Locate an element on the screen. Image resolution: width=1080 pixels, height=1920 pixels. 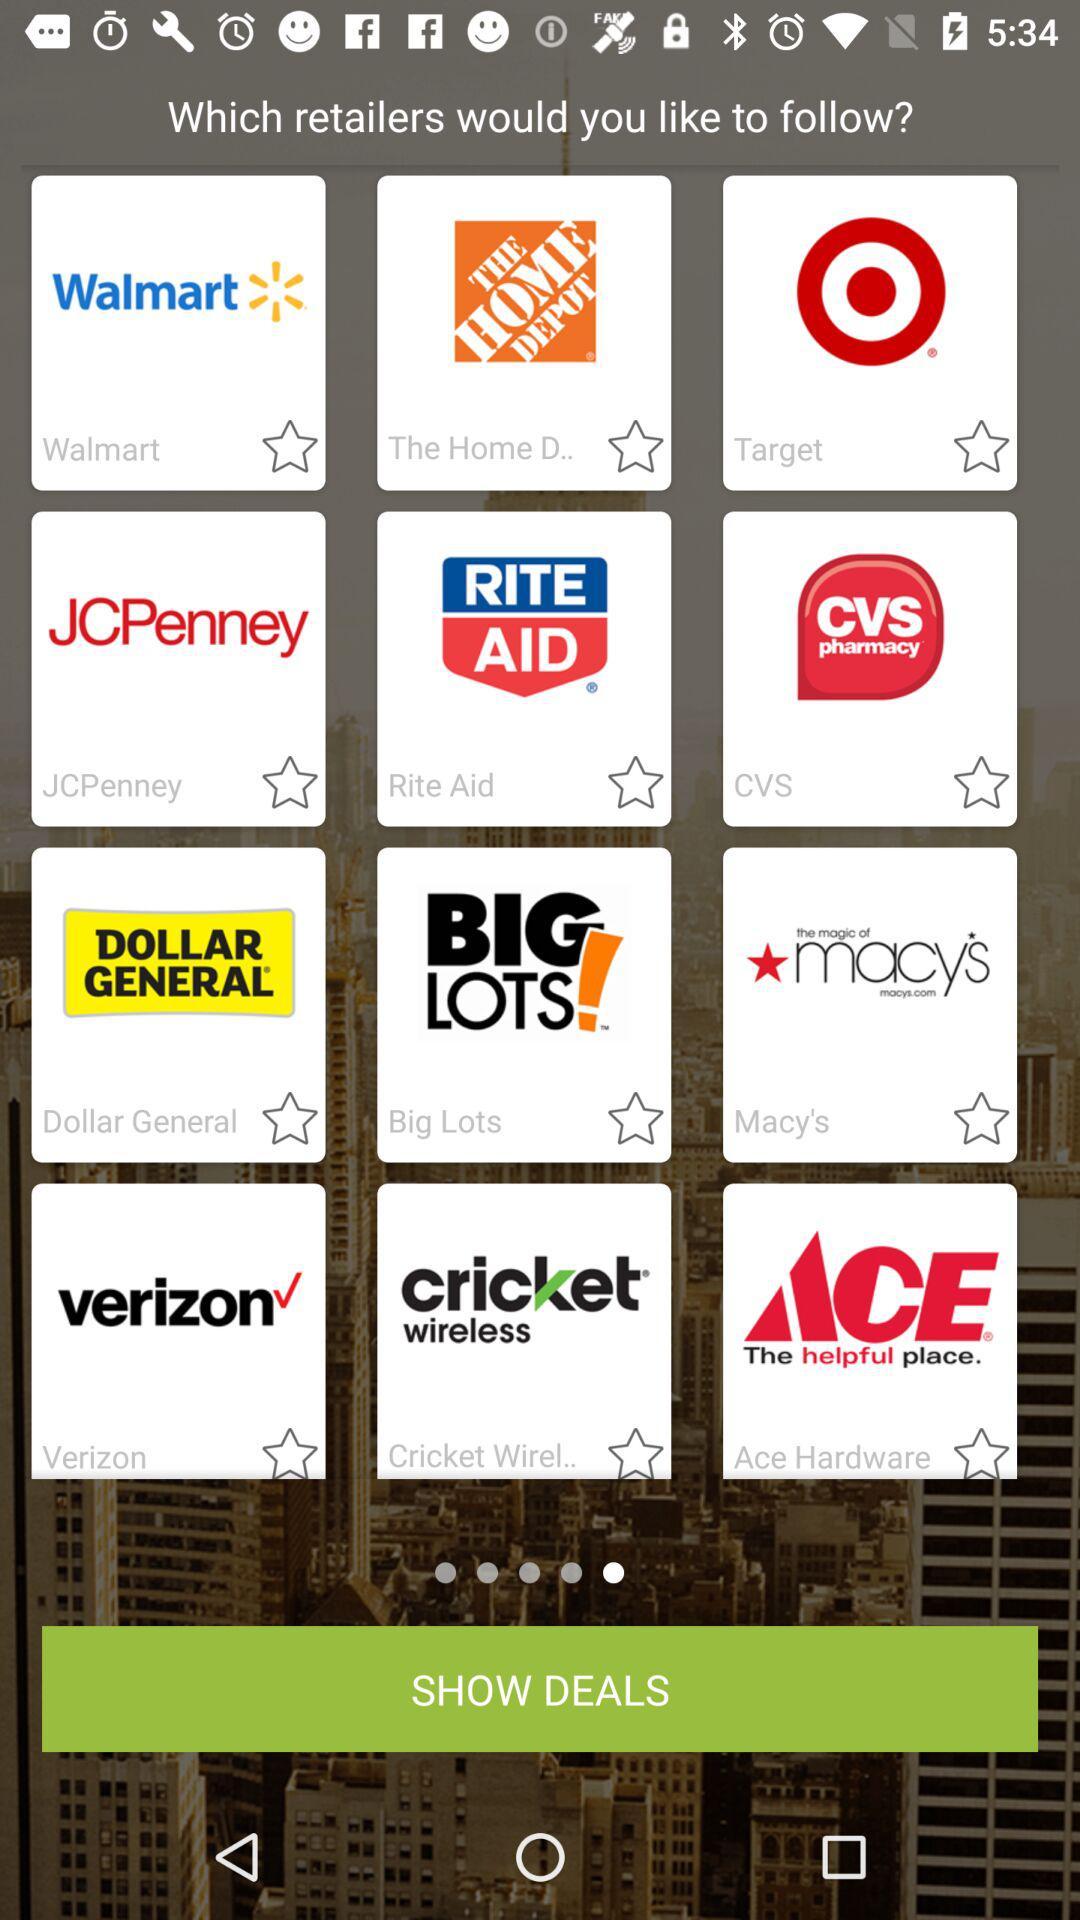
mark as favourite is located at coordinates (968, 1446).